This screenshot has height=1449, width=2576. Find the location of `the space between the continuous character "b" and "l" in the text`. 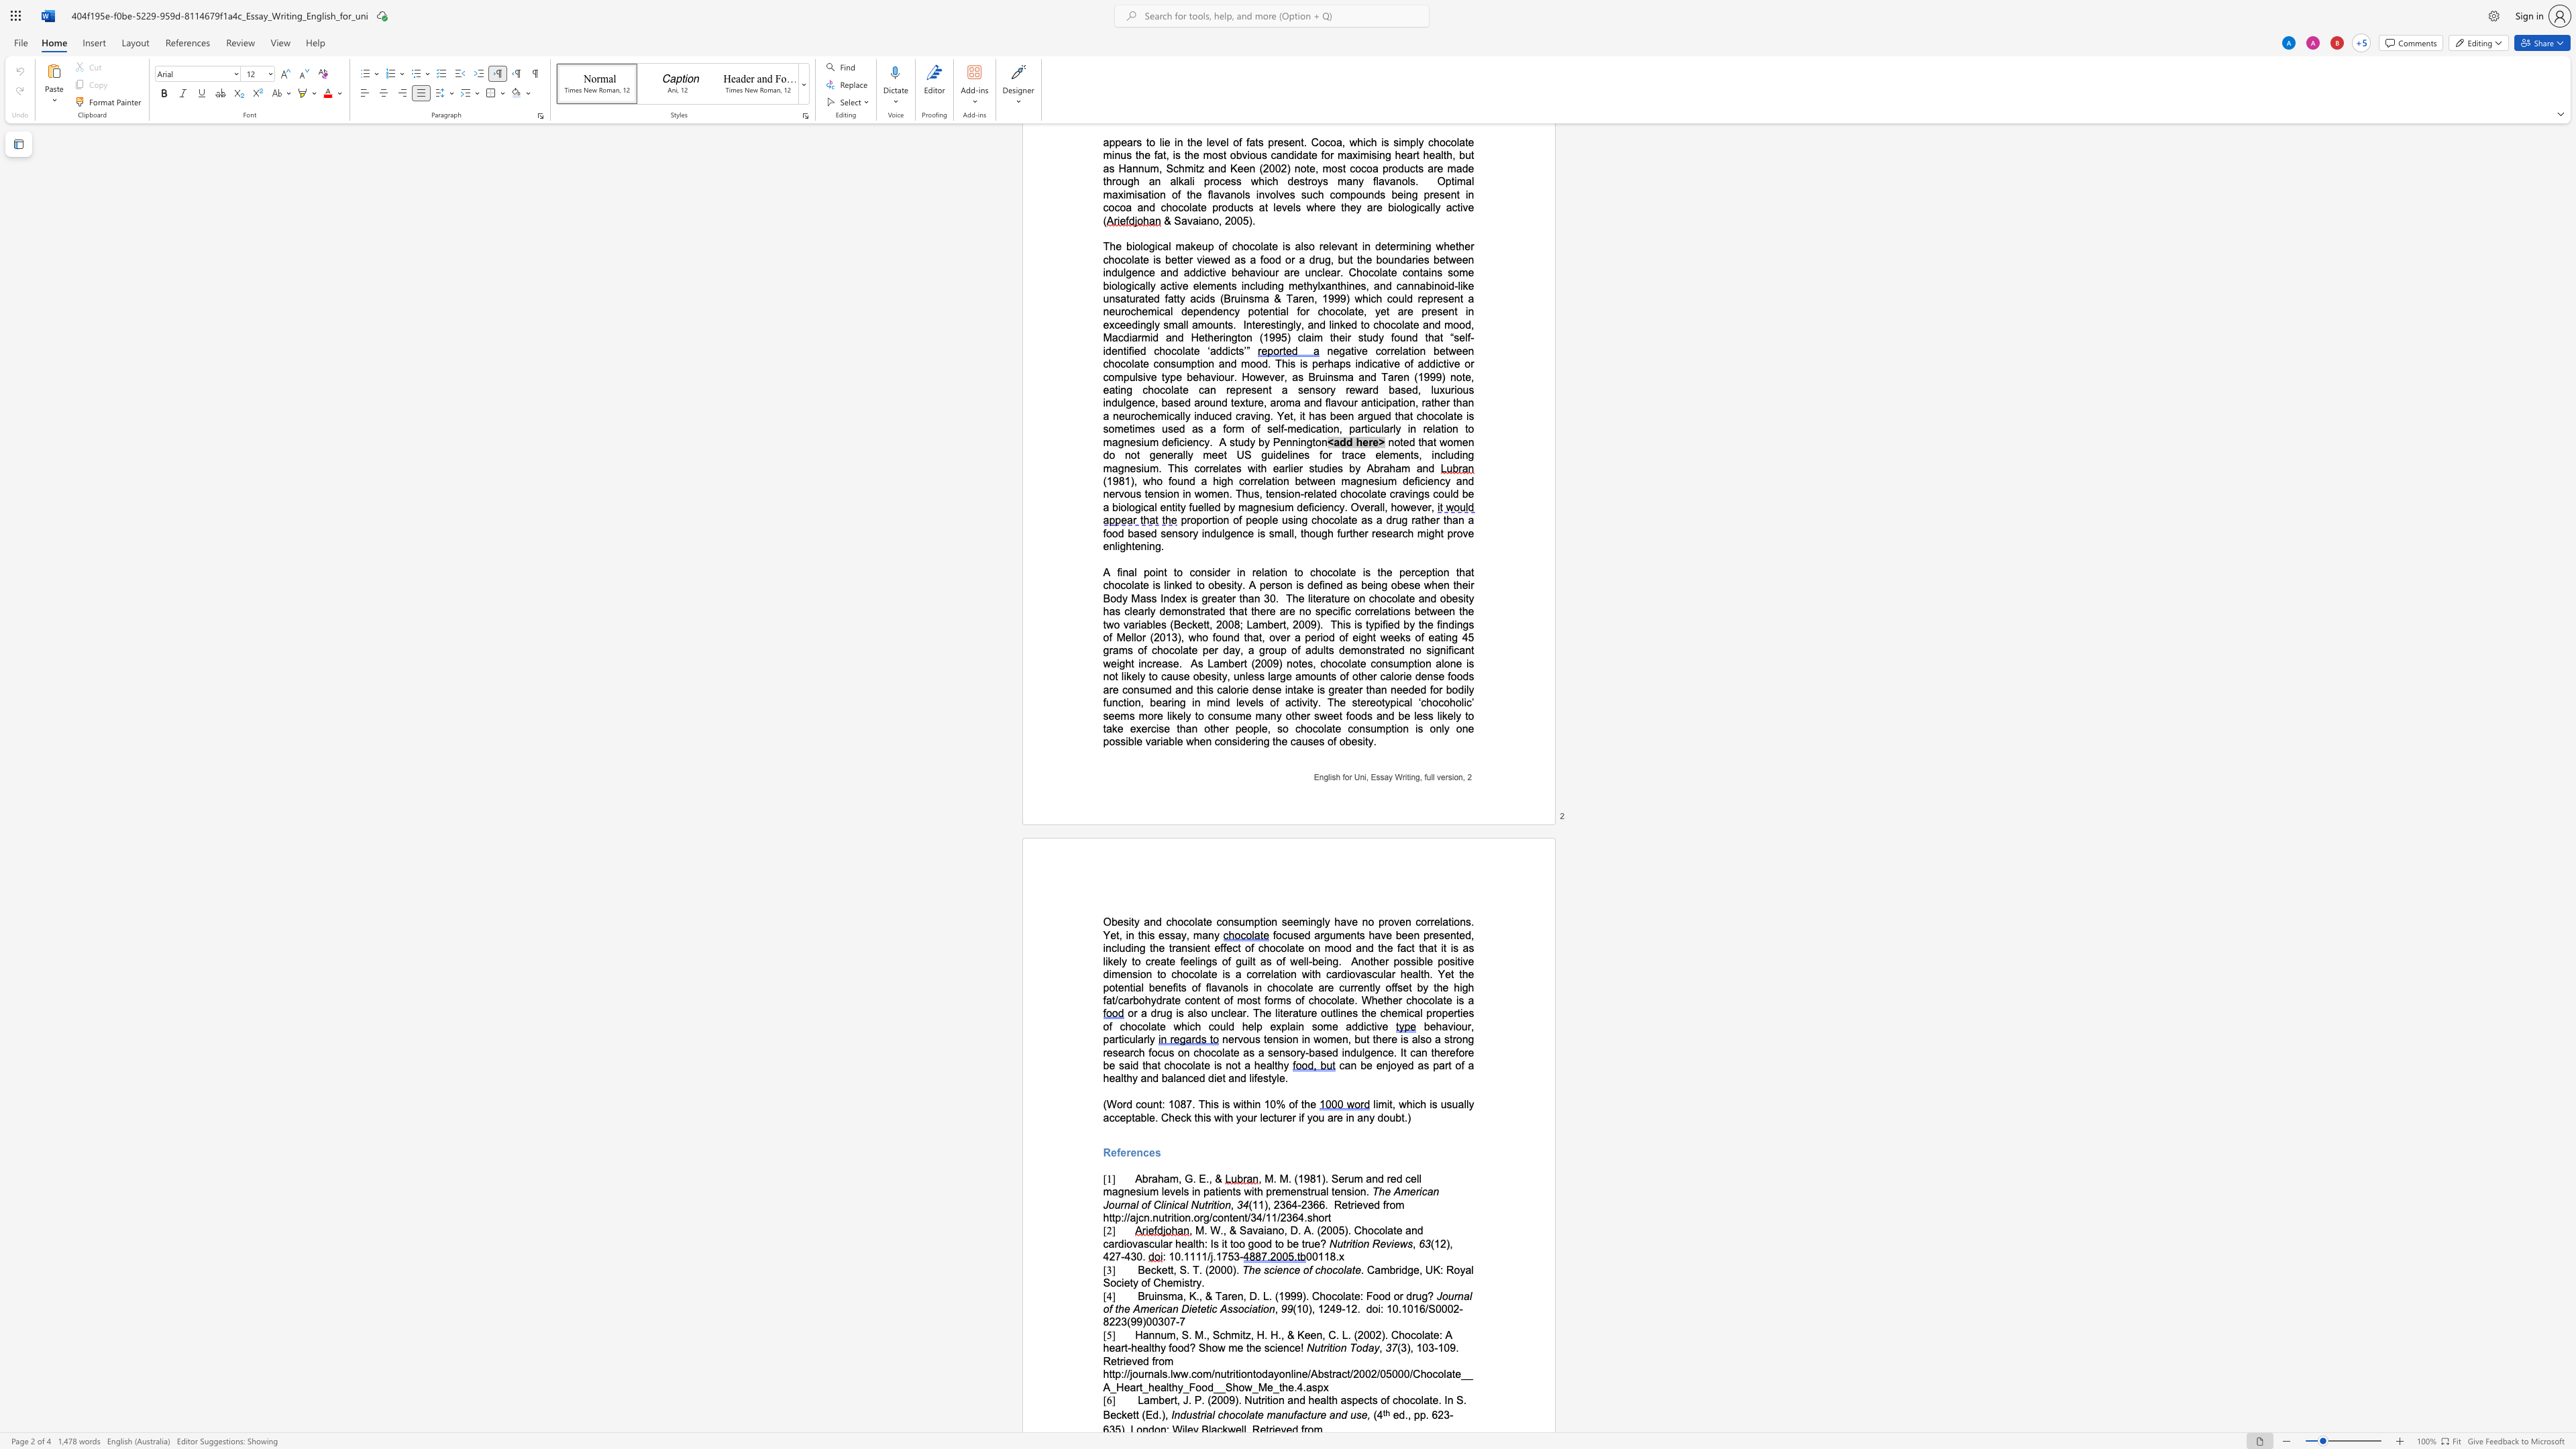

the space between the continuous character "b" and "l" in the text is located at coordinates (1145, 1117).